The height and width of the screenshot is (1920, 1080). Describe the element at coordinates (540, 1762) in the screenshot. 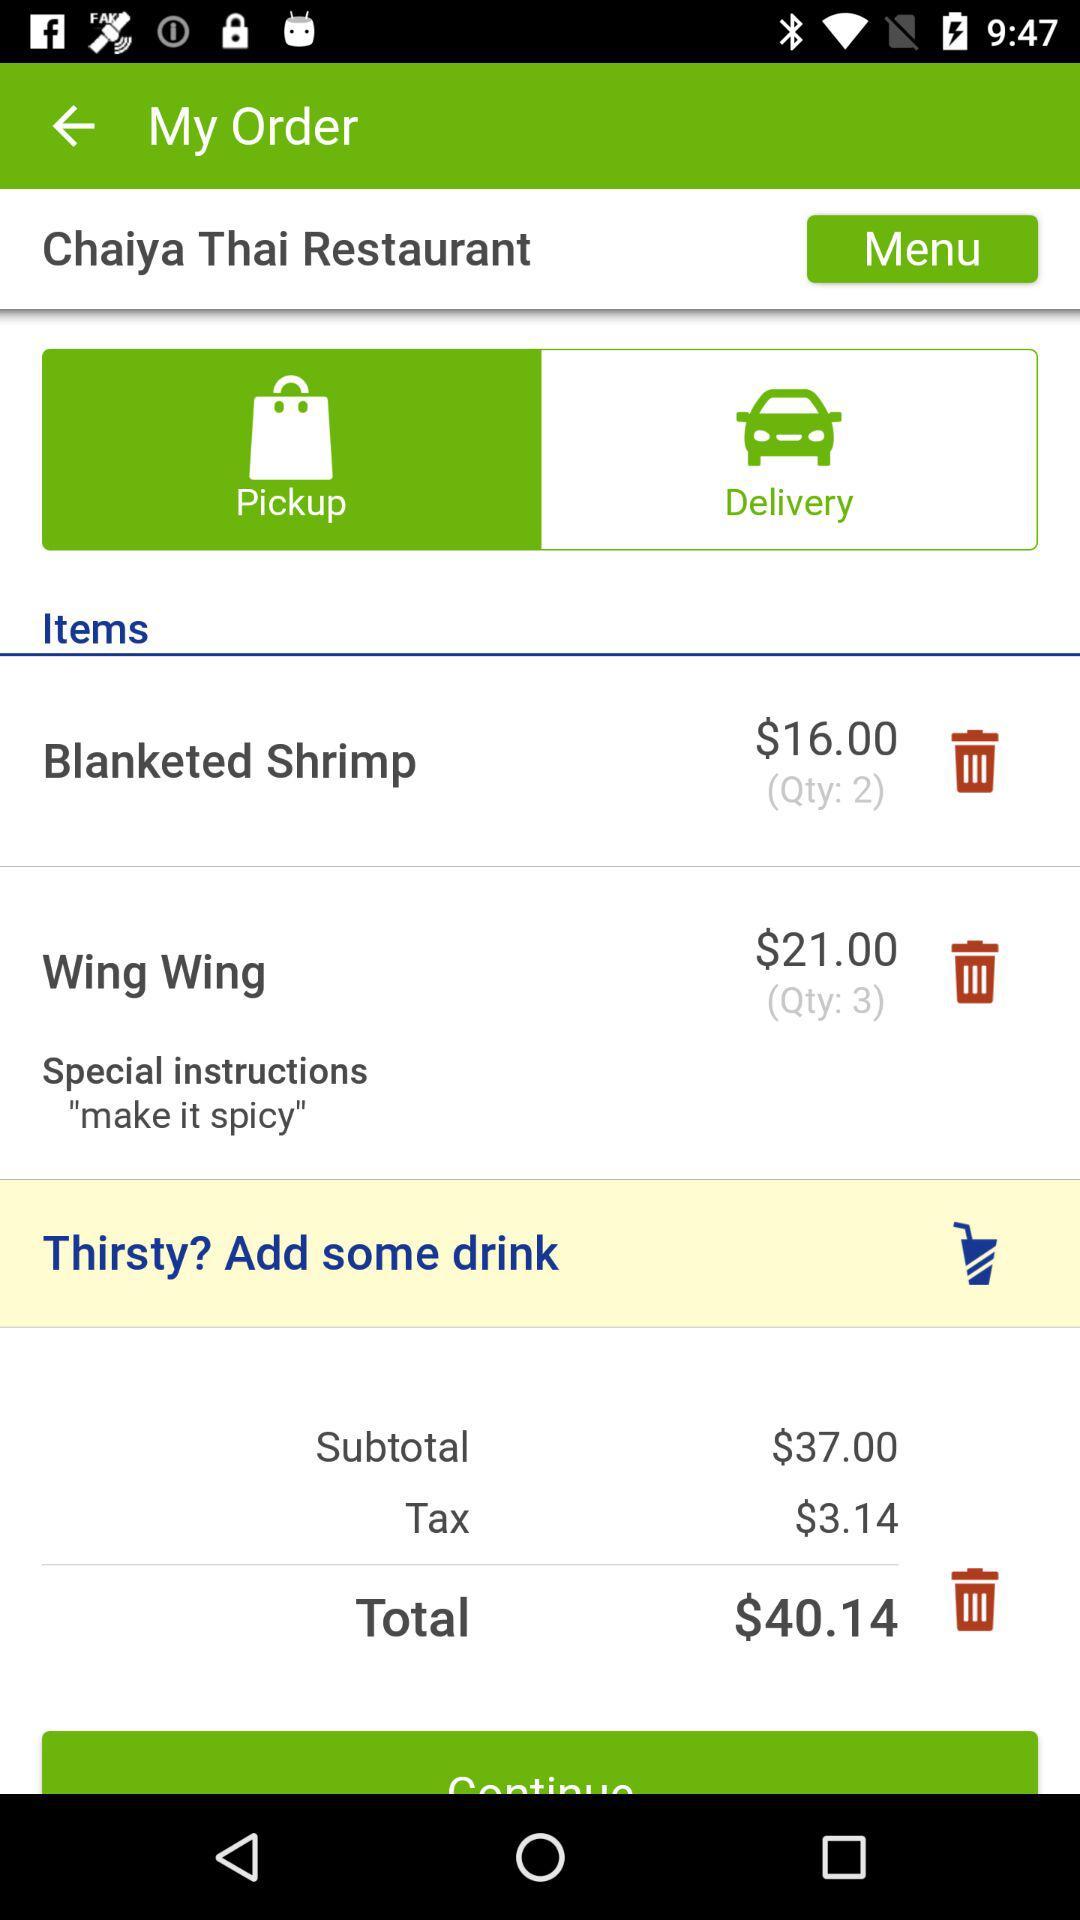

I see `icon below total icon` at that location.